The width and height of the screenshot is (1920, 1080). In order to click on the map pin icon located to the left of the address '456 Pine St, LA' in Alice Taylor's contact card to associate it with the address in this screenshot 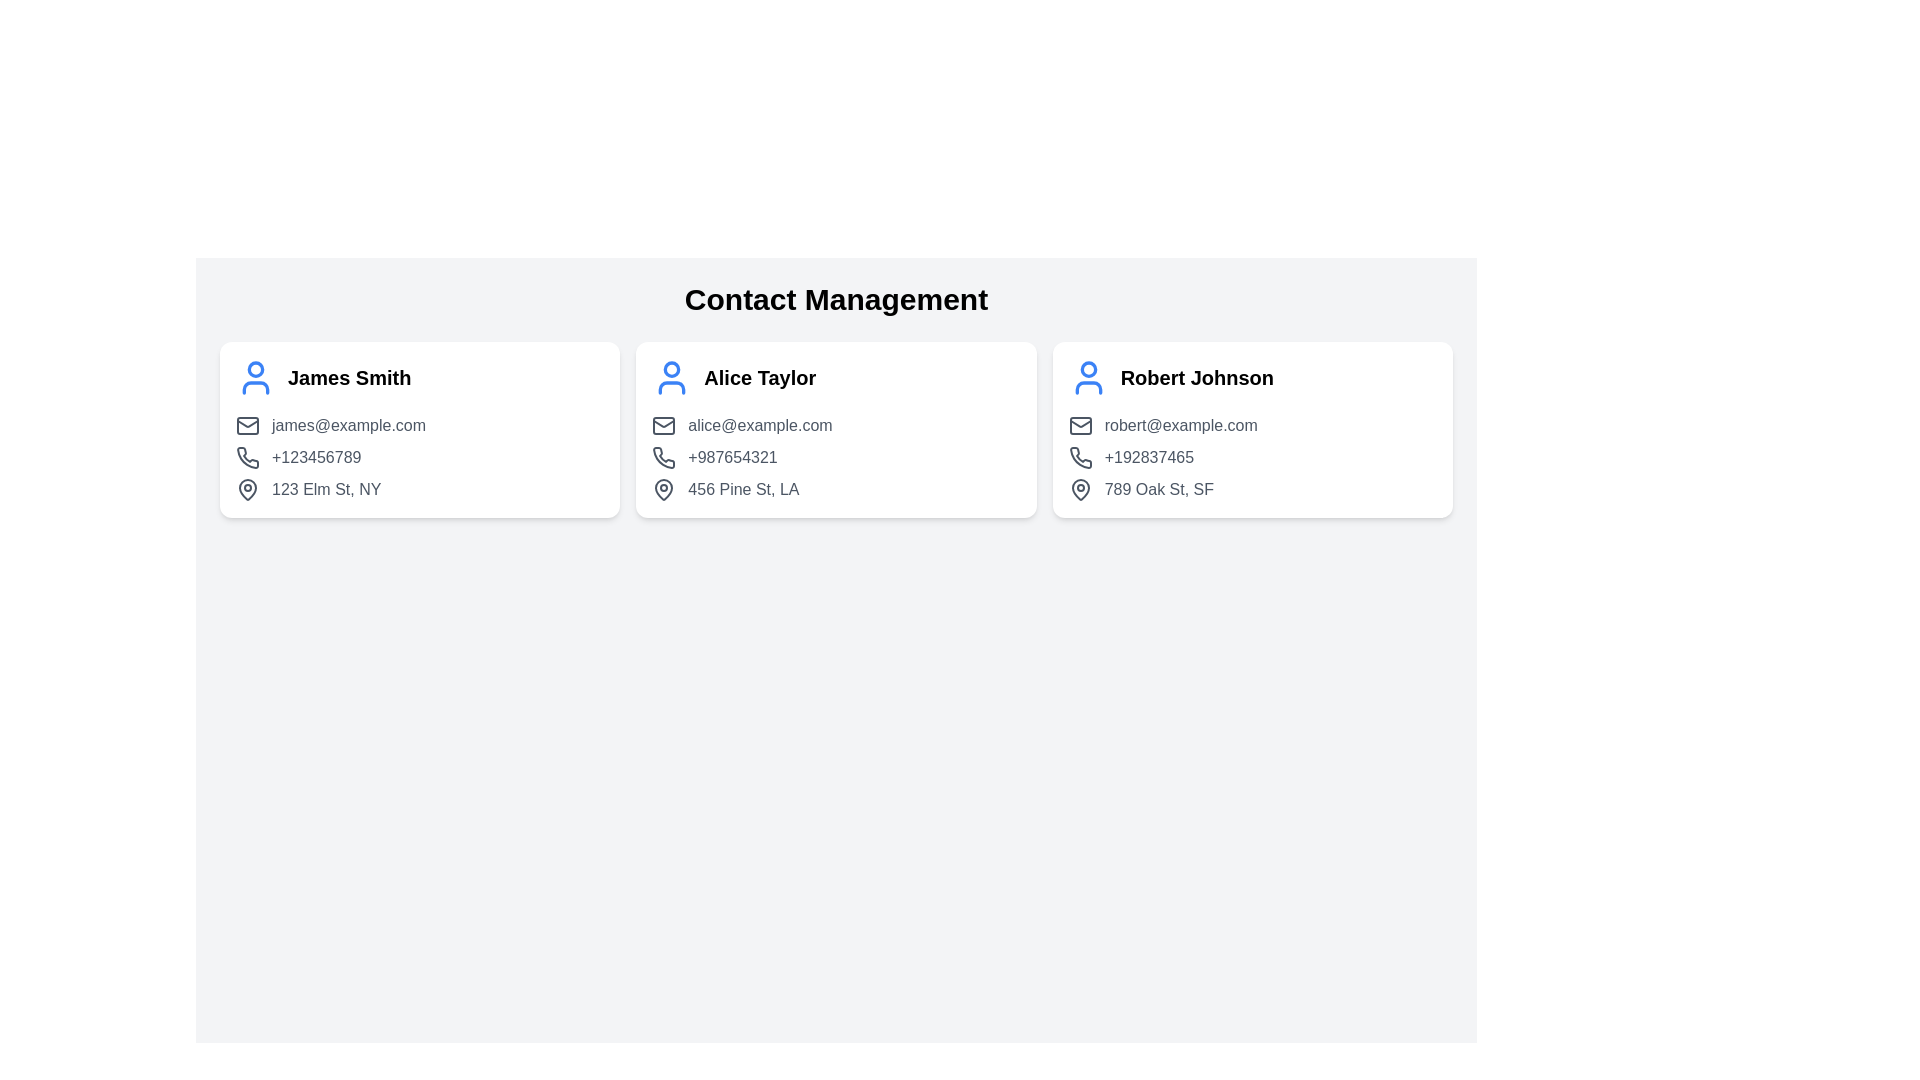, I will do `click(664, 489)`.